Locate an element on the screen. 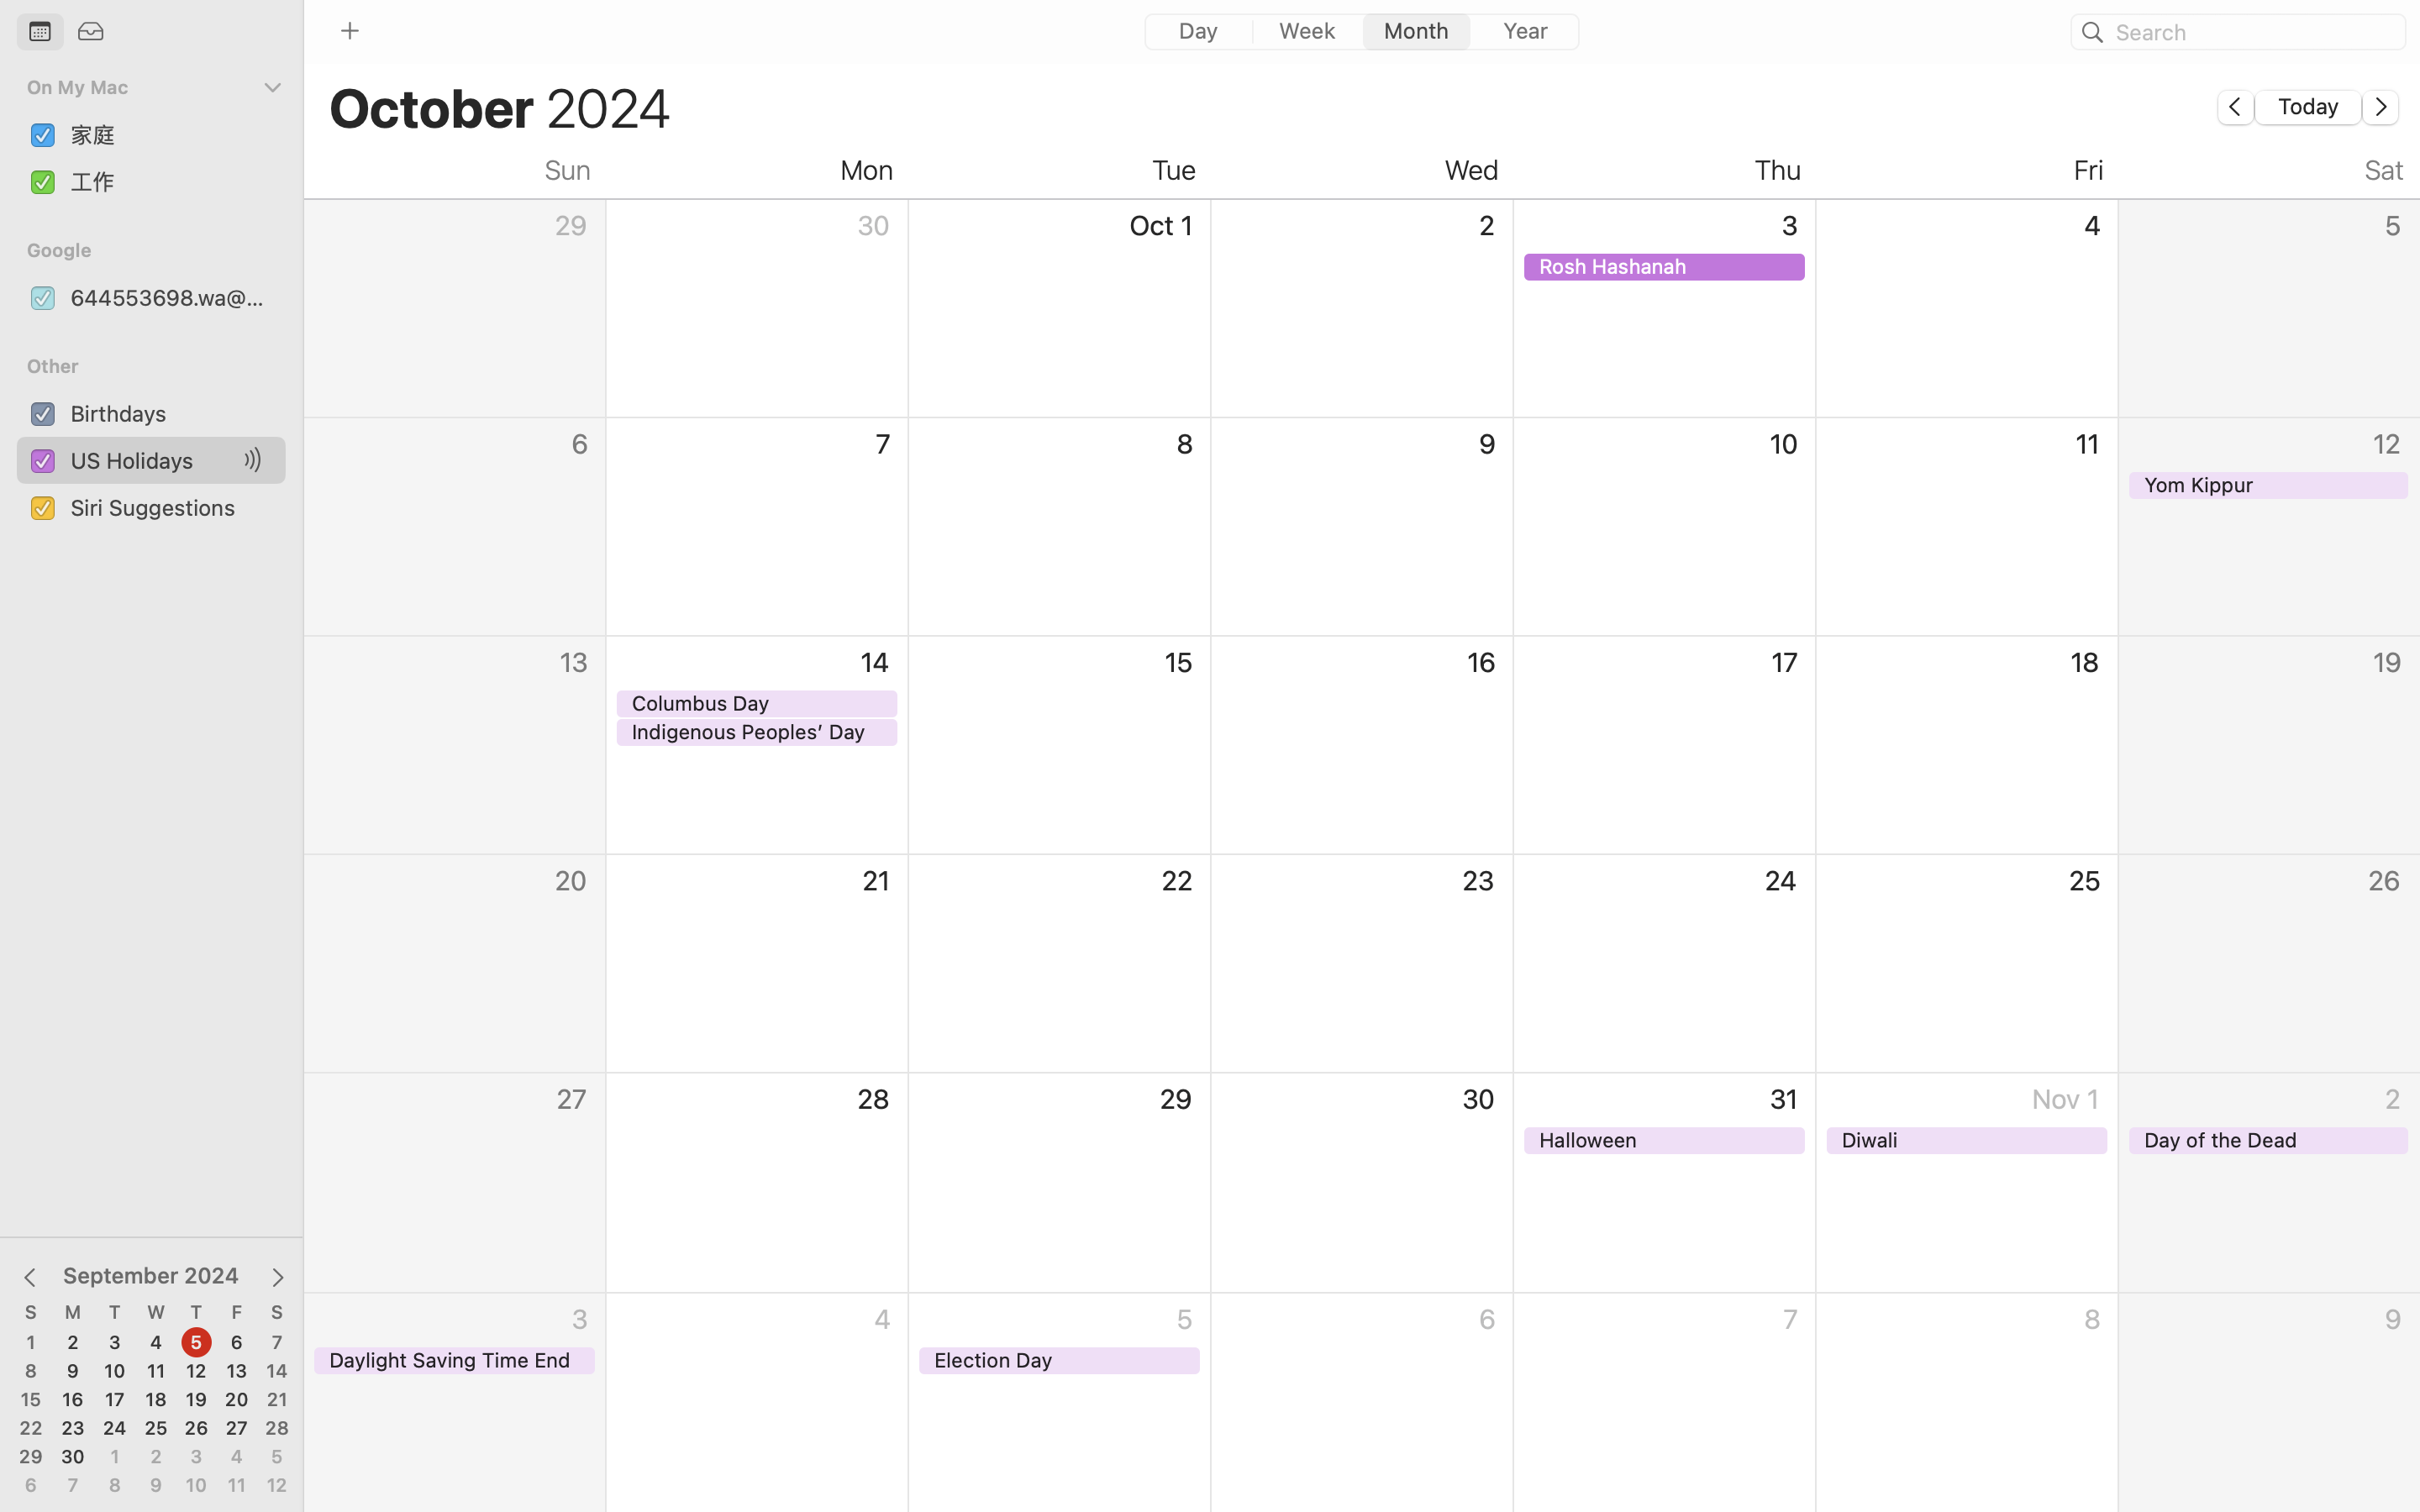 Image resolution: width=2420 pixels, height=1512 pixels. 'Google' is located at coordinates (160, 250).